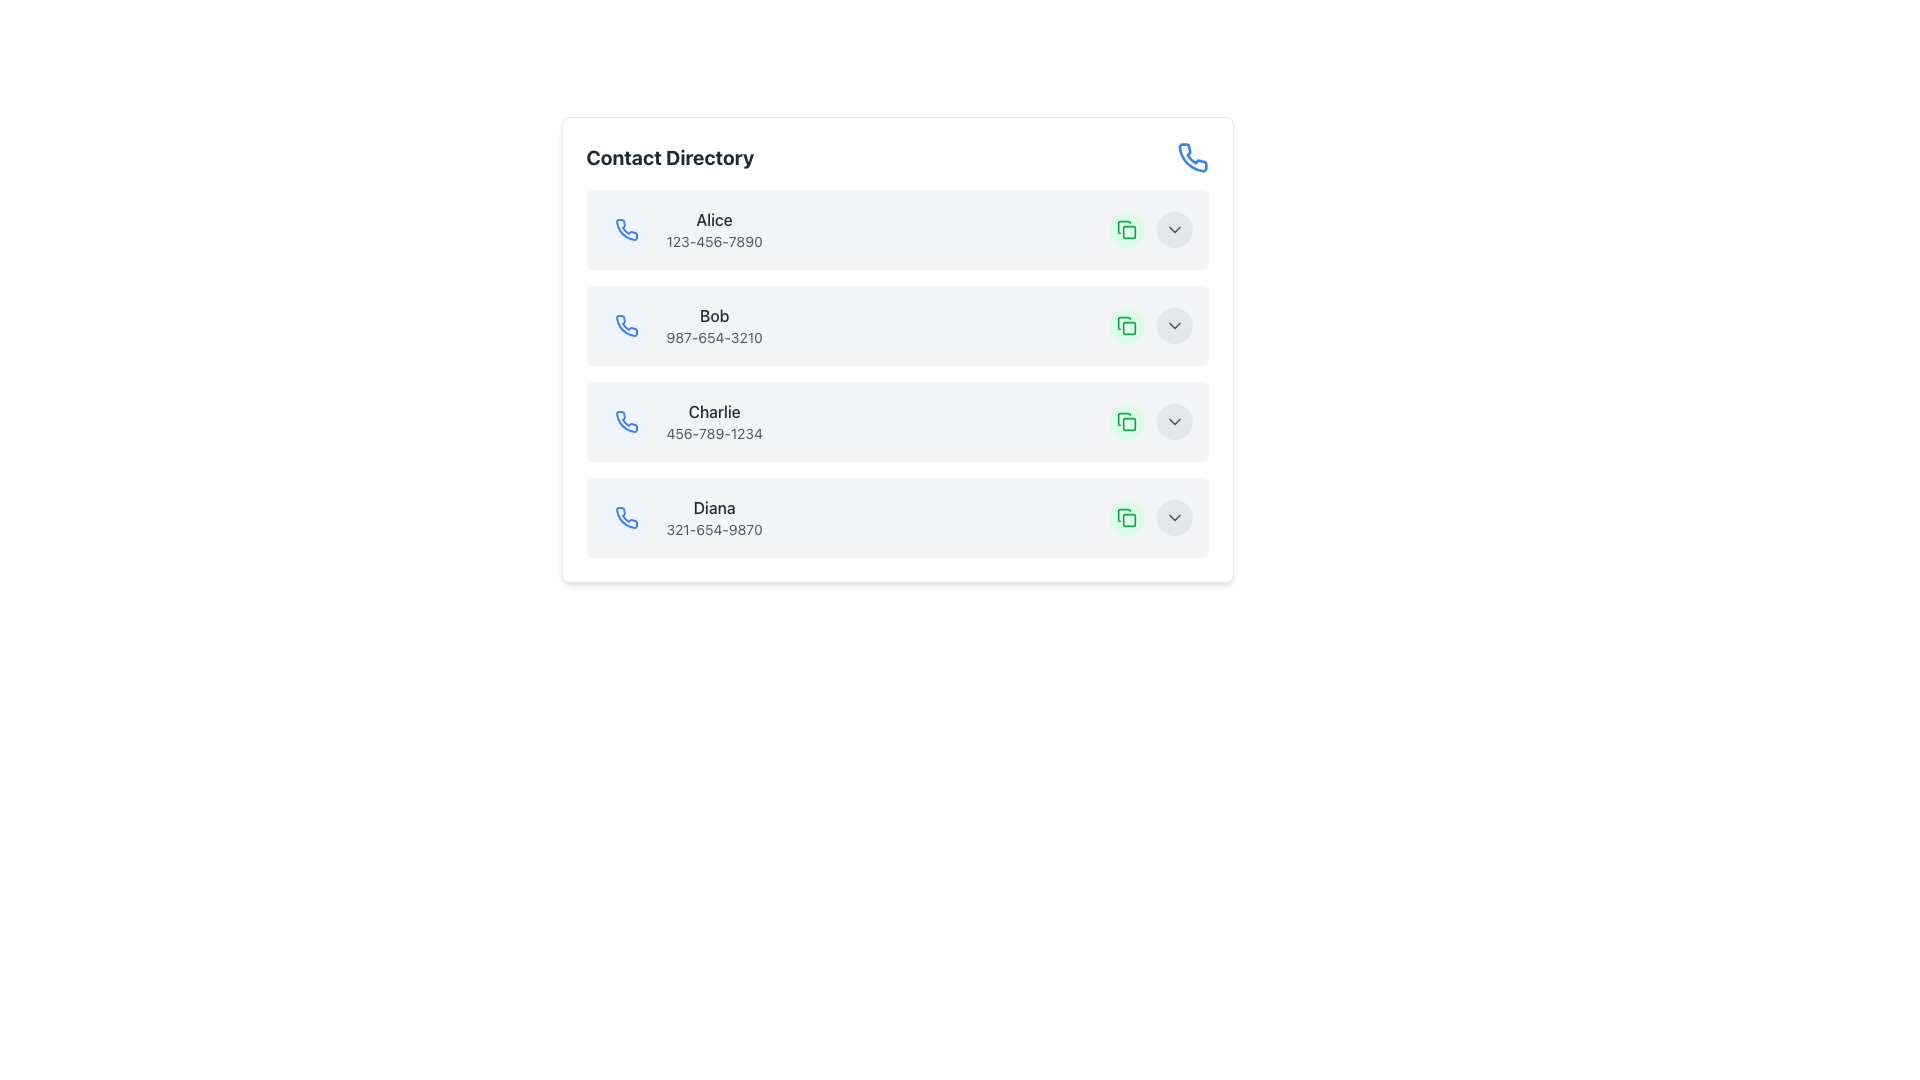 This screenshot has height=1080, width=1920. I want to click on the circular button with a light gray background and a chevron-down icon at its center, so click(1174, 420).